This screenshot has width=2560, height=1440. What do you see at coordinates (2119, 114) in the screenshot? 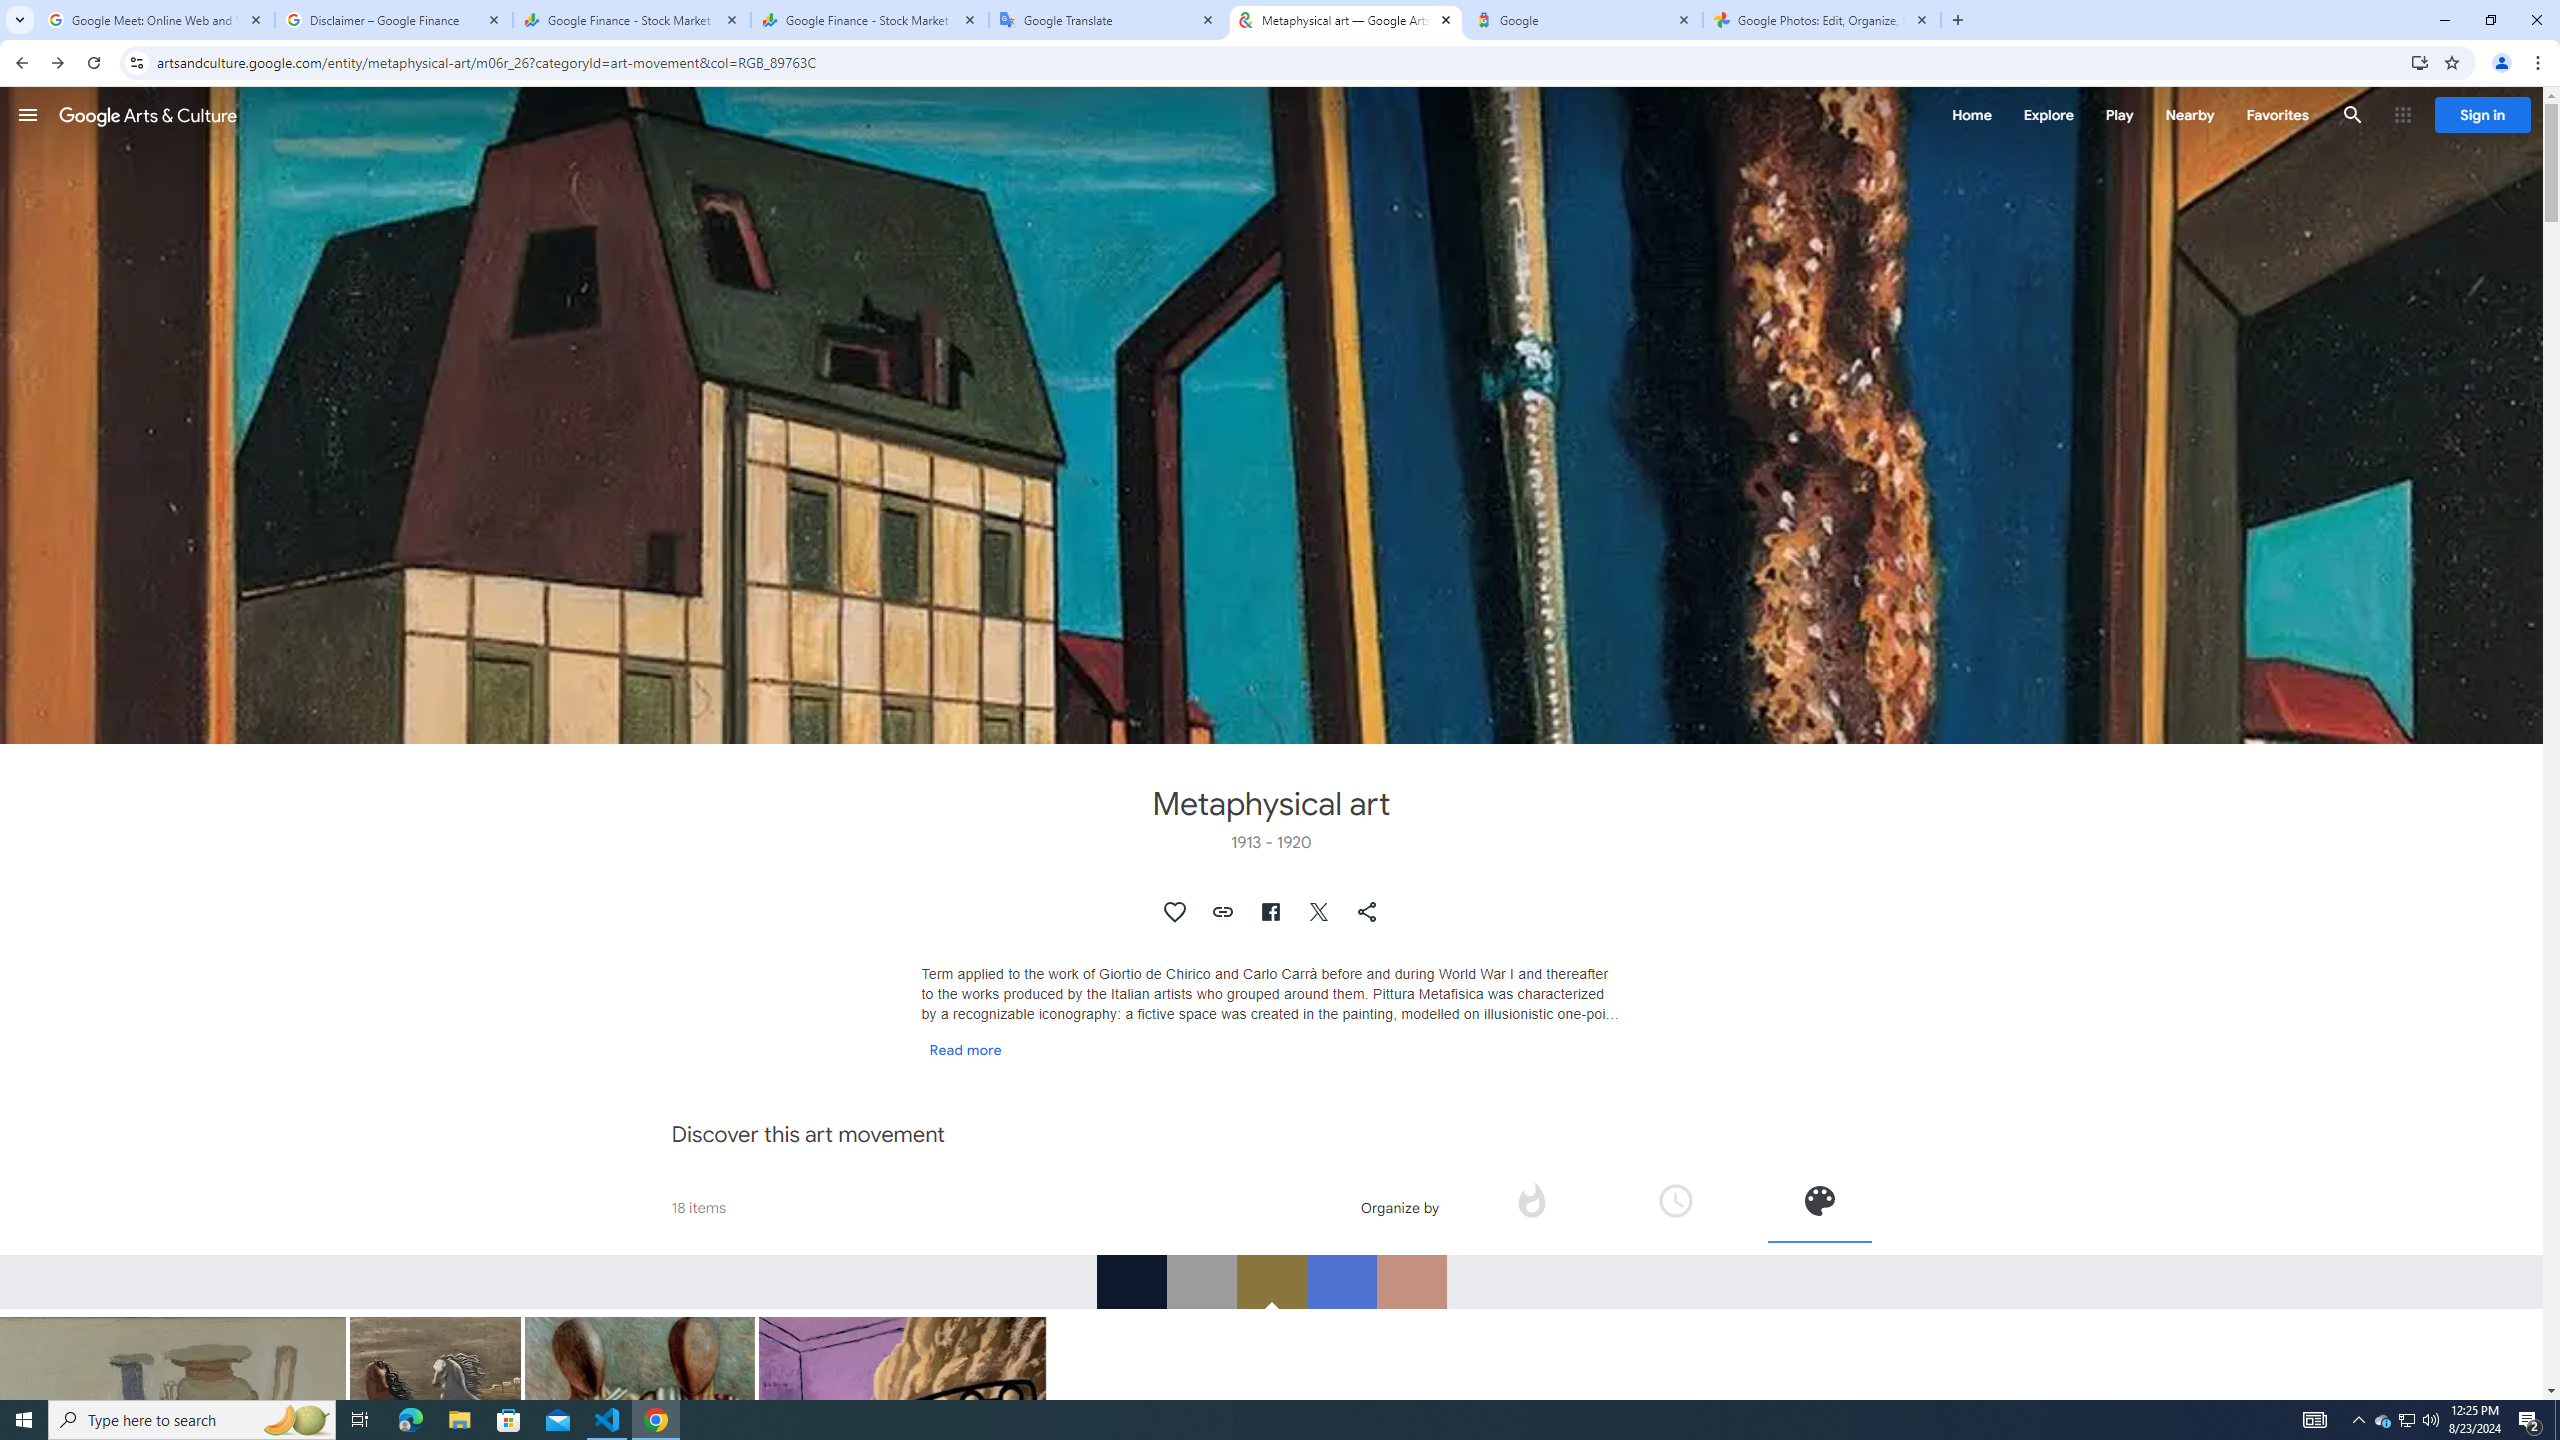
I see `'Play'` at bounding box center [2119, 114].